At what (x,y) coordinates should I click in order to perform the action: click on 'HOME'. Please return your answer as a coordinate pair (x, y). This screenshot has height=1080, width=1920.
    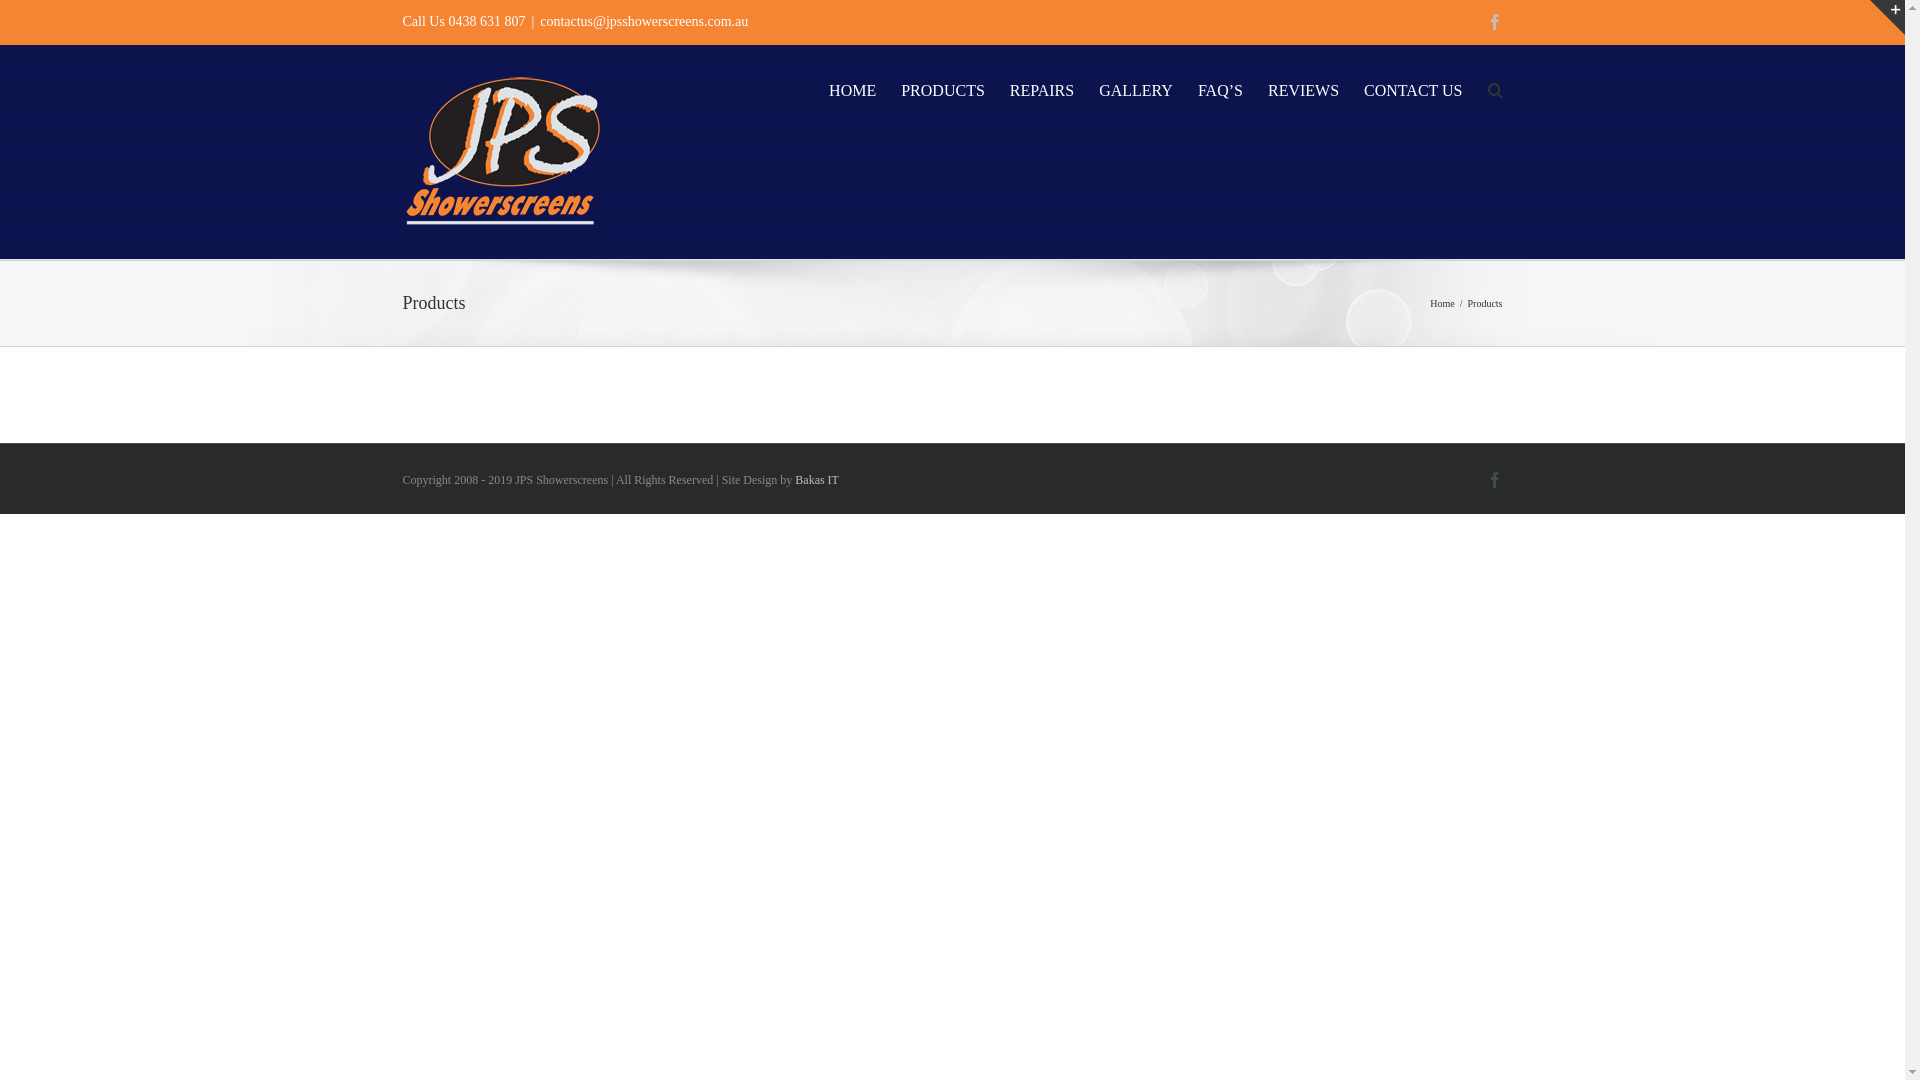
    Looking at the image, I should click on (852, 87).